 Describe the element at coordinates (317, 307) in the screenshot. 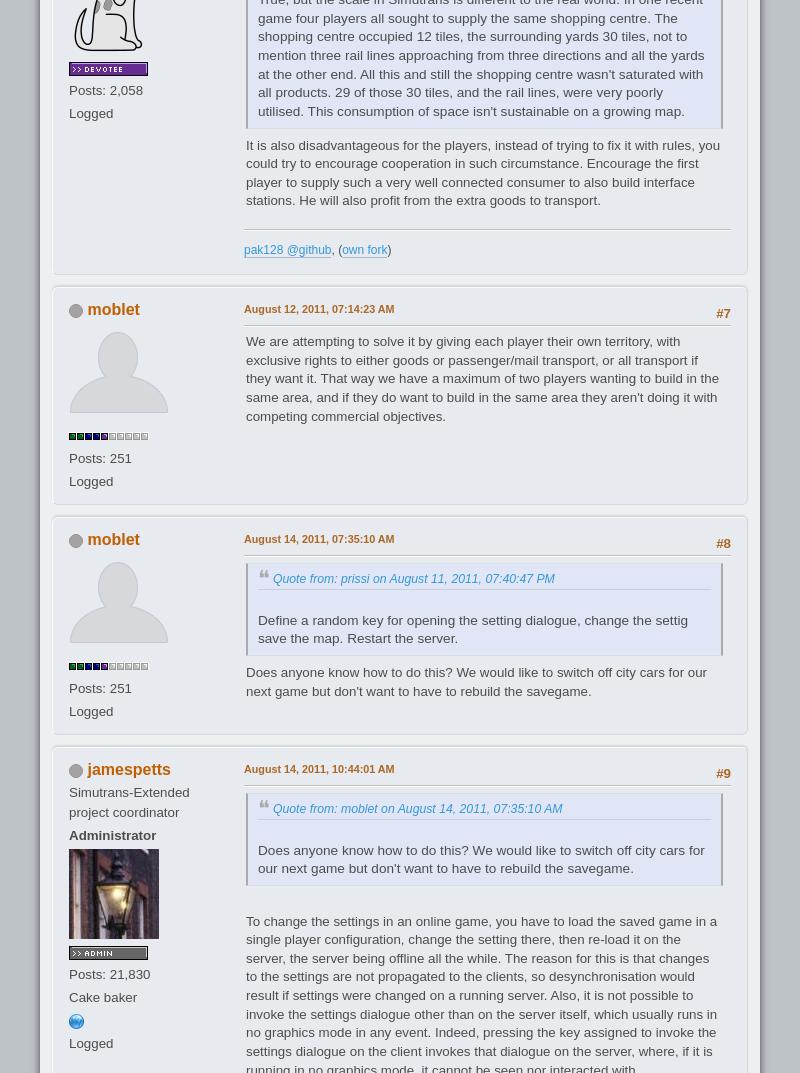

I see `'August 12, 2011, 07:14:23 AM'` at that location.